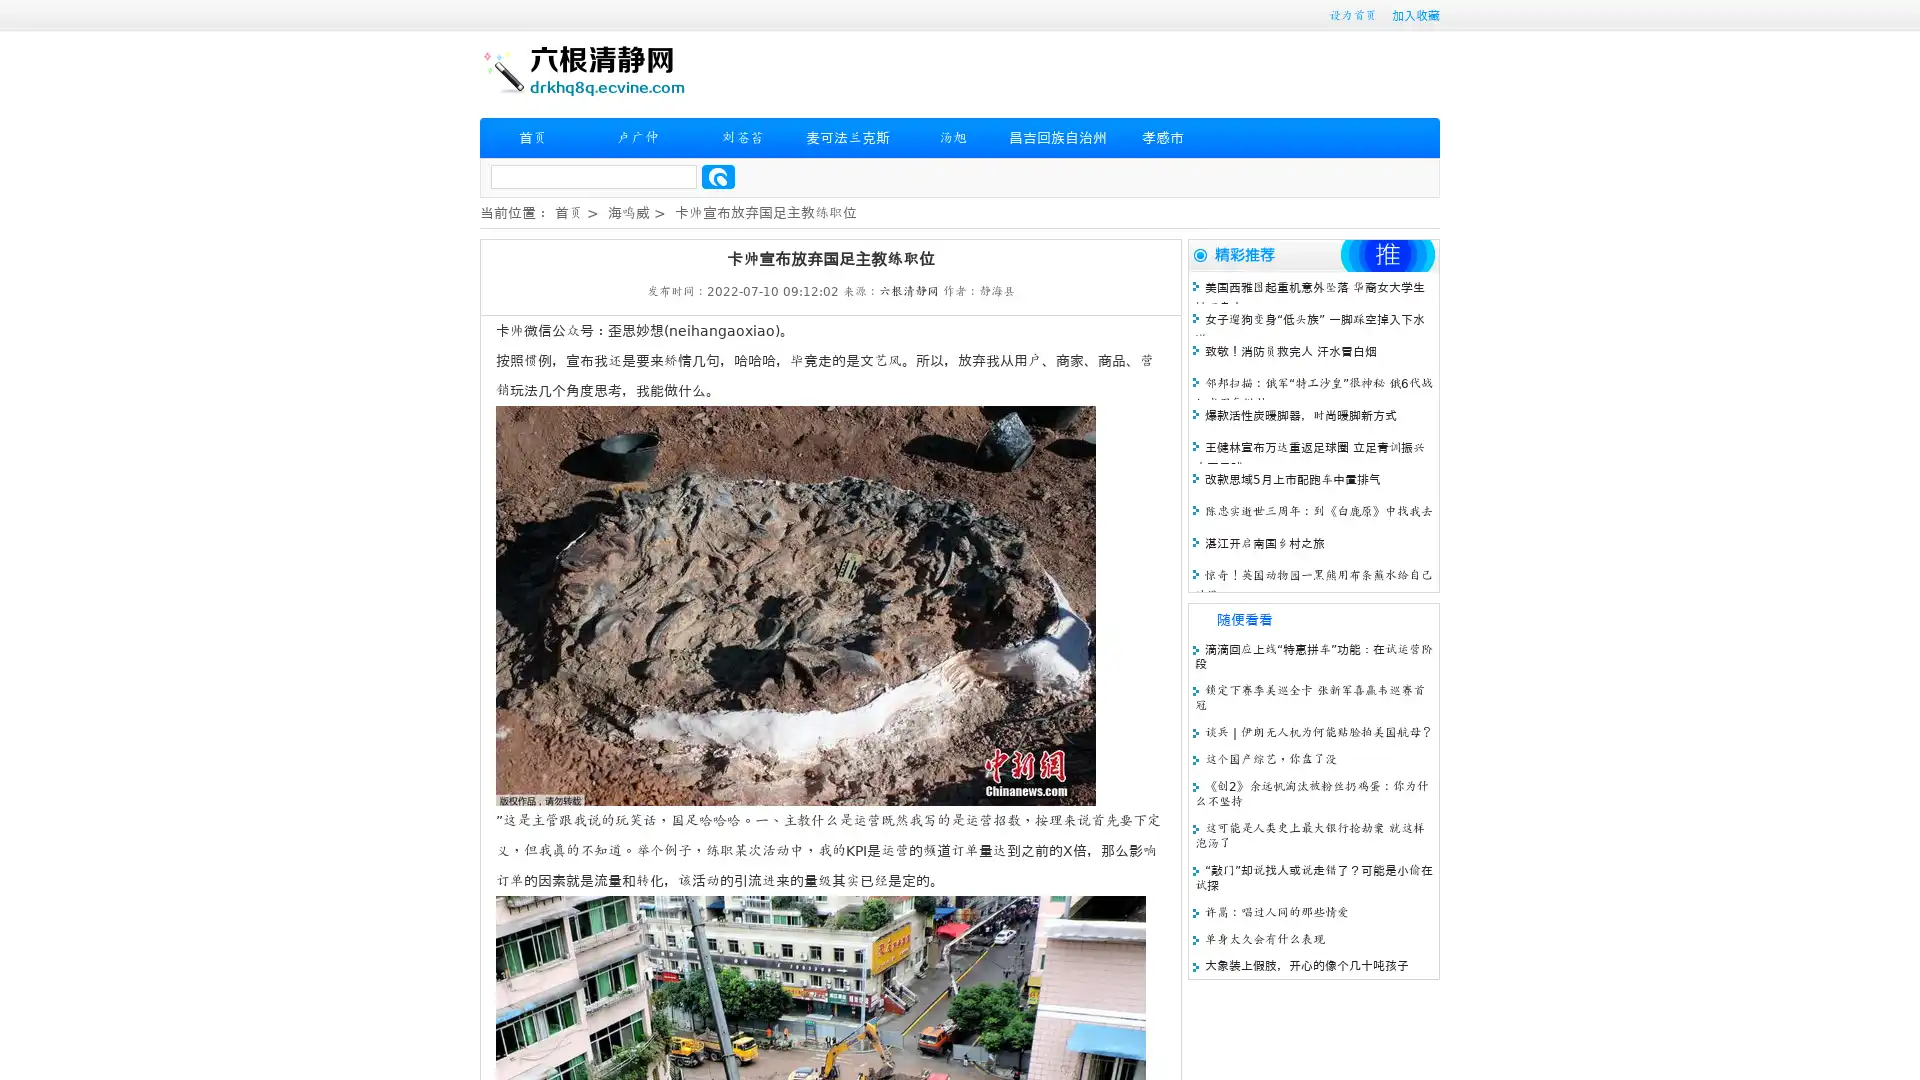  Describe the element at coordinates (718, 176) in the screenshot. I see `Search` at that location.